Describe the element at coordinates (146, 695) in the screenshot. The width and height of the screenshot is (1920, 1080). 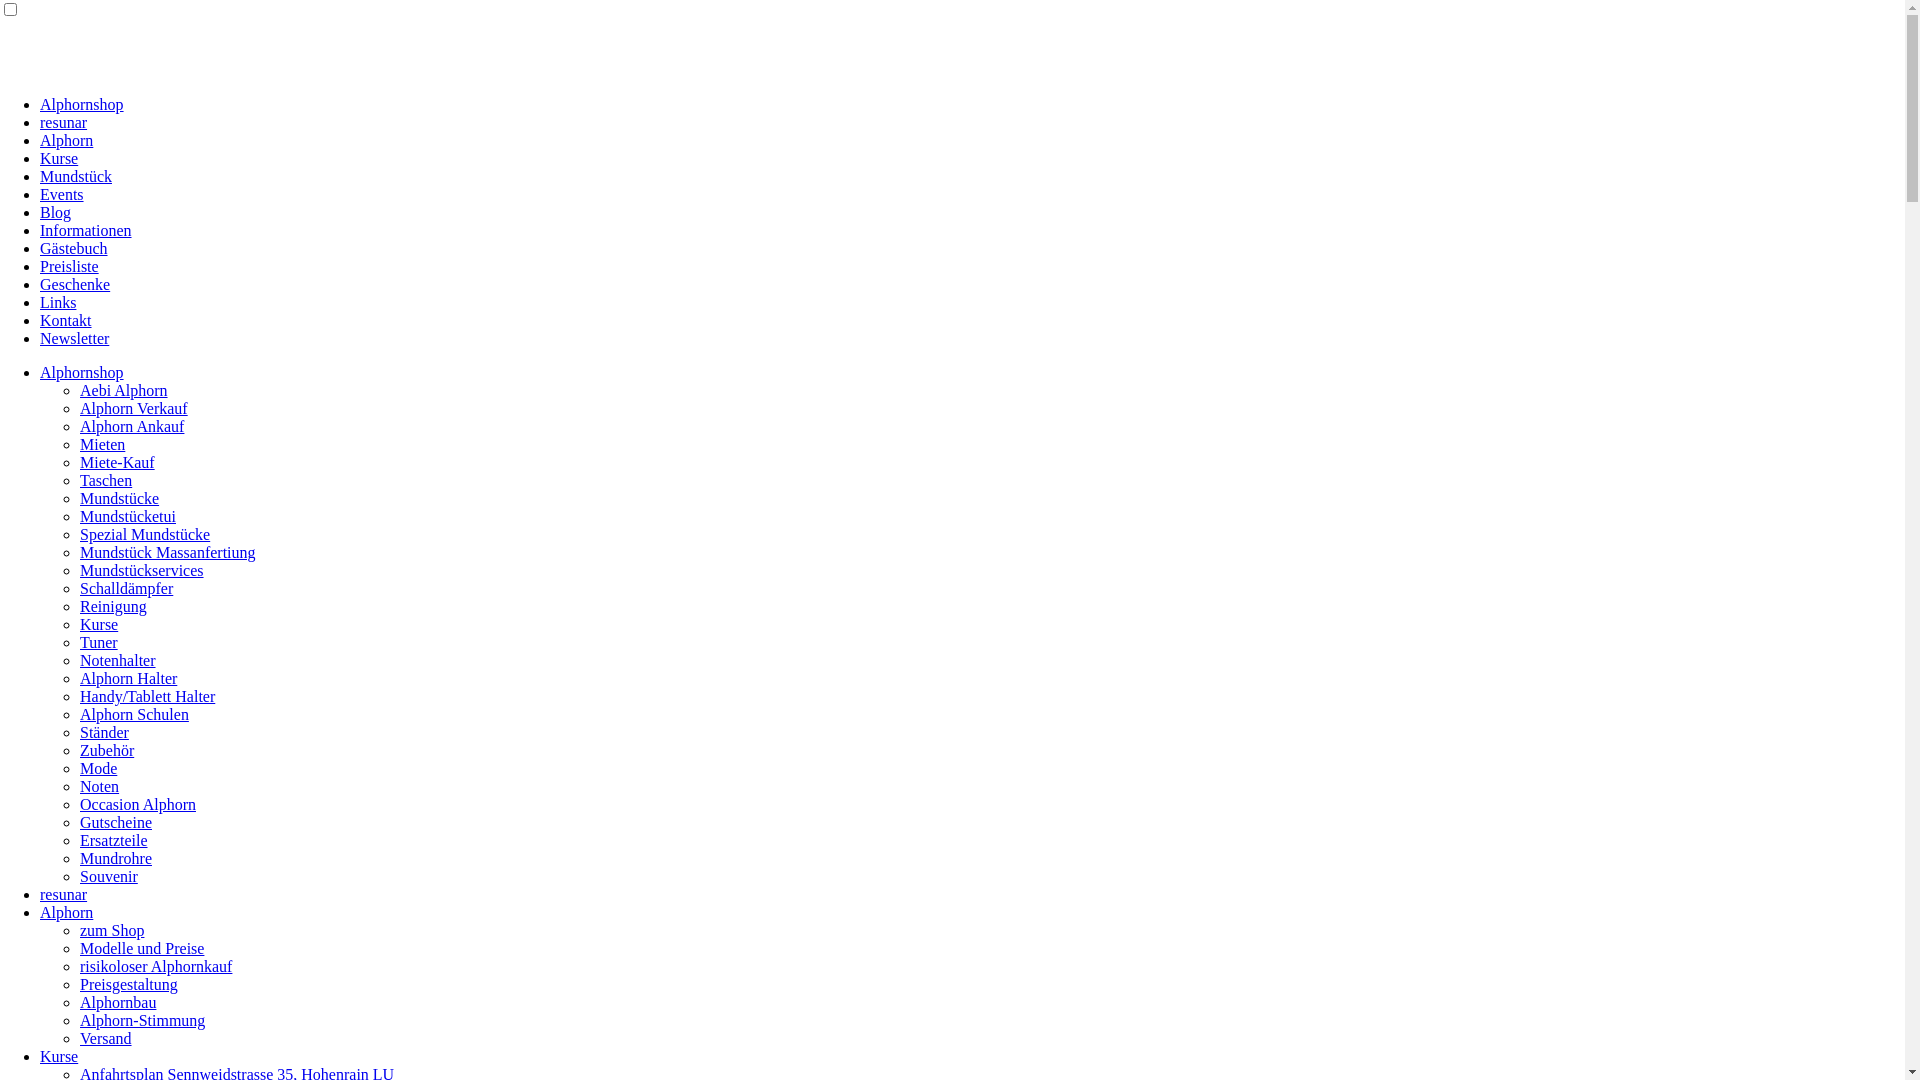
I see `'Handy/Tablett Halter'` at that location.